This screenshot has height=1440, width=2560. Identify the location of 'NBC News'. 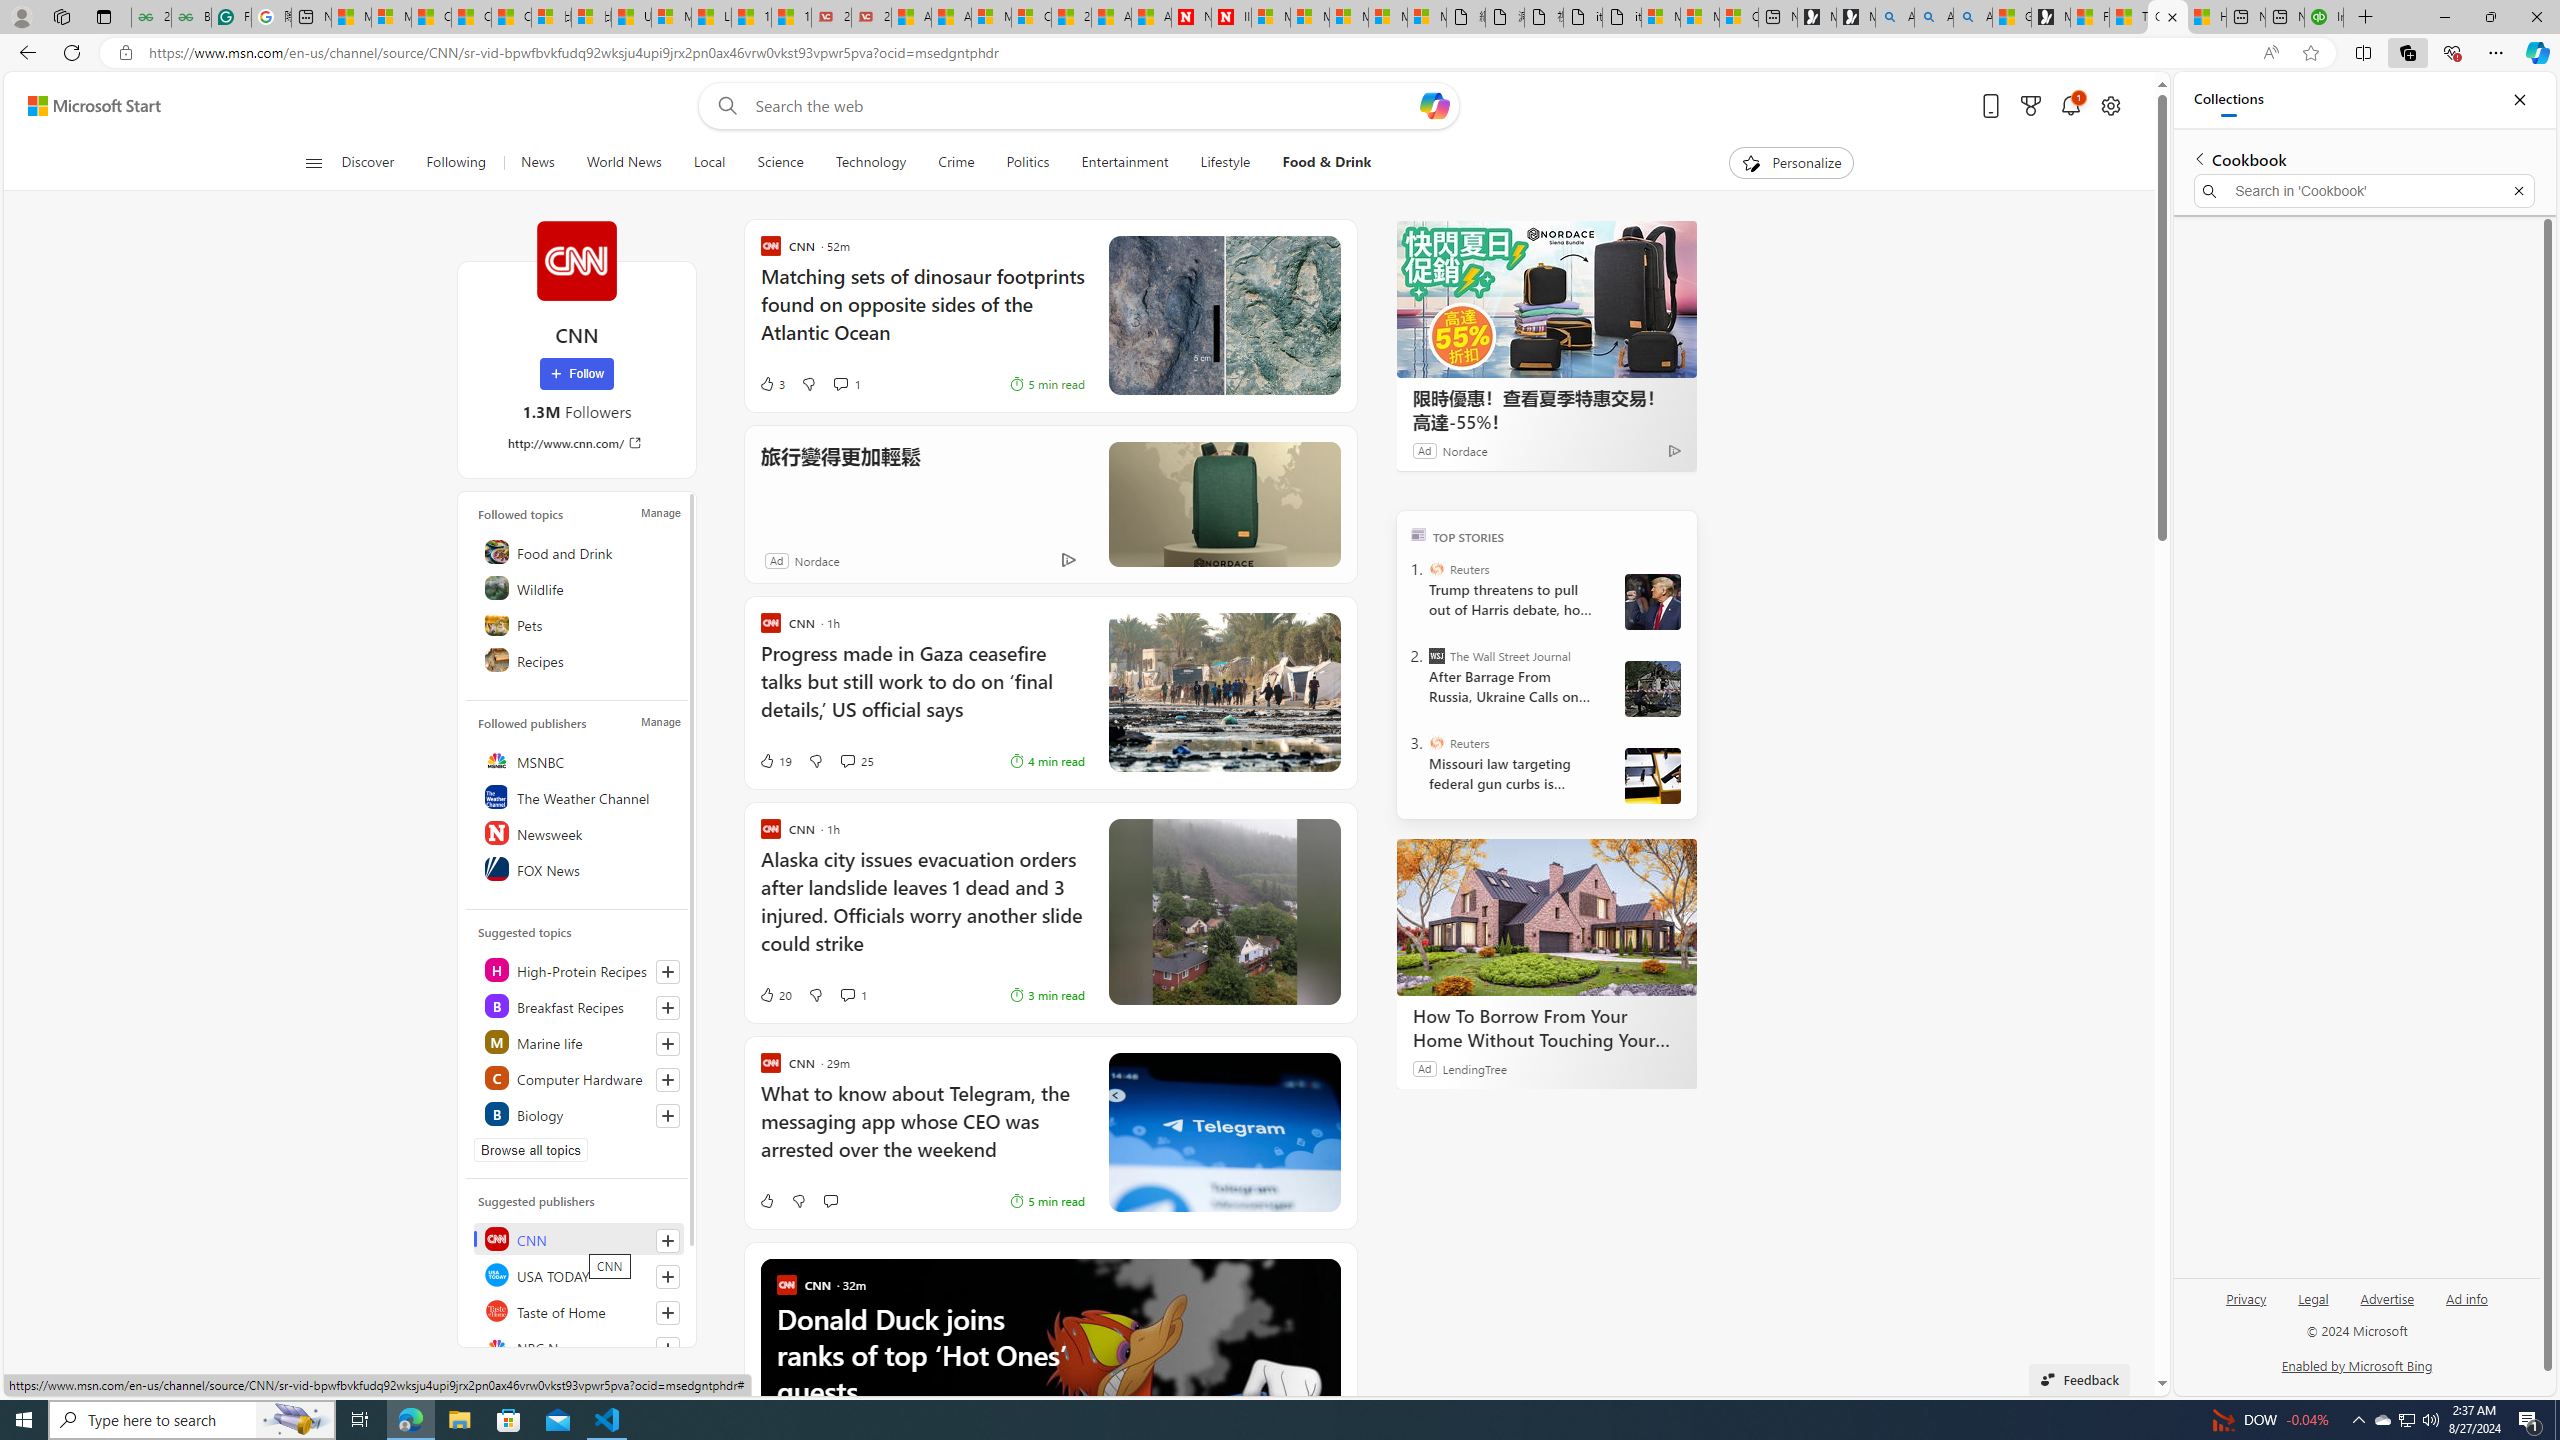
(578, 1347).